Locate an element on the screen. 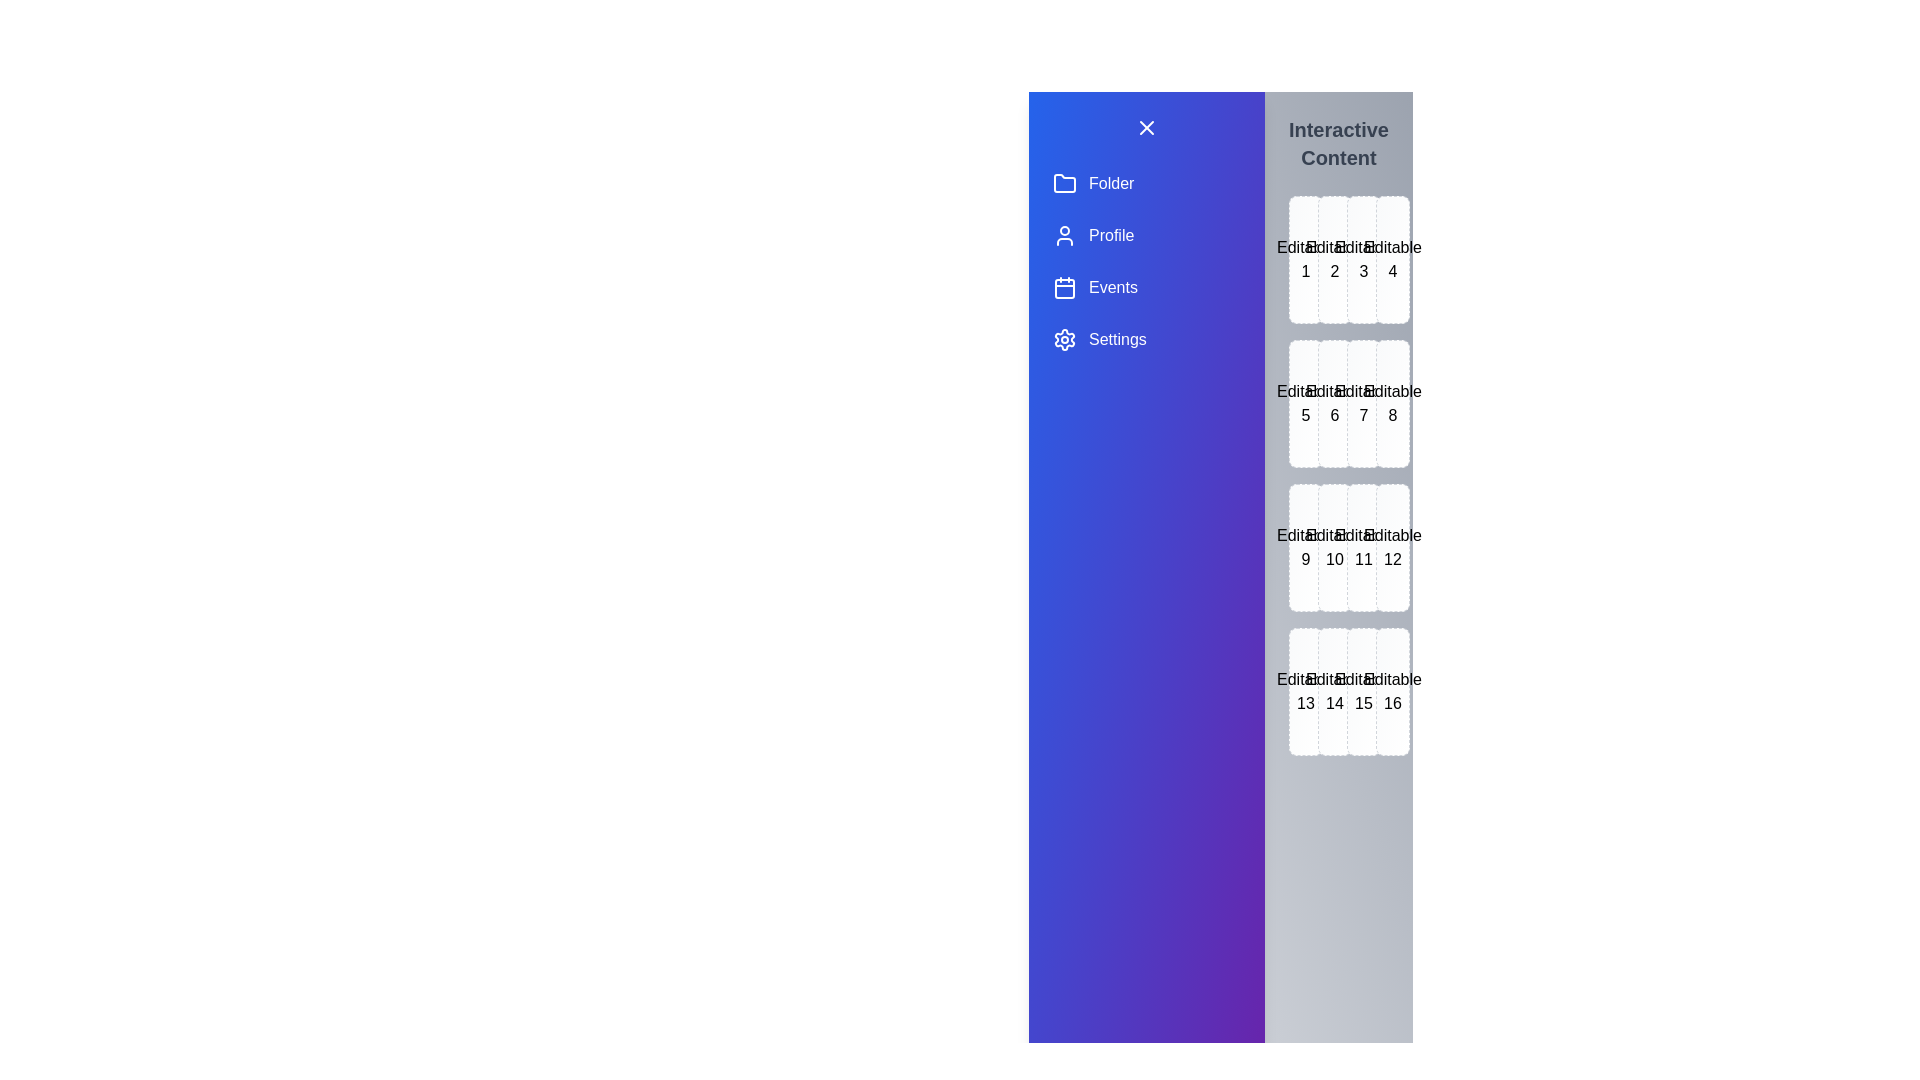  the drawer item labeled Settings is located at coordinates (1146, 338).